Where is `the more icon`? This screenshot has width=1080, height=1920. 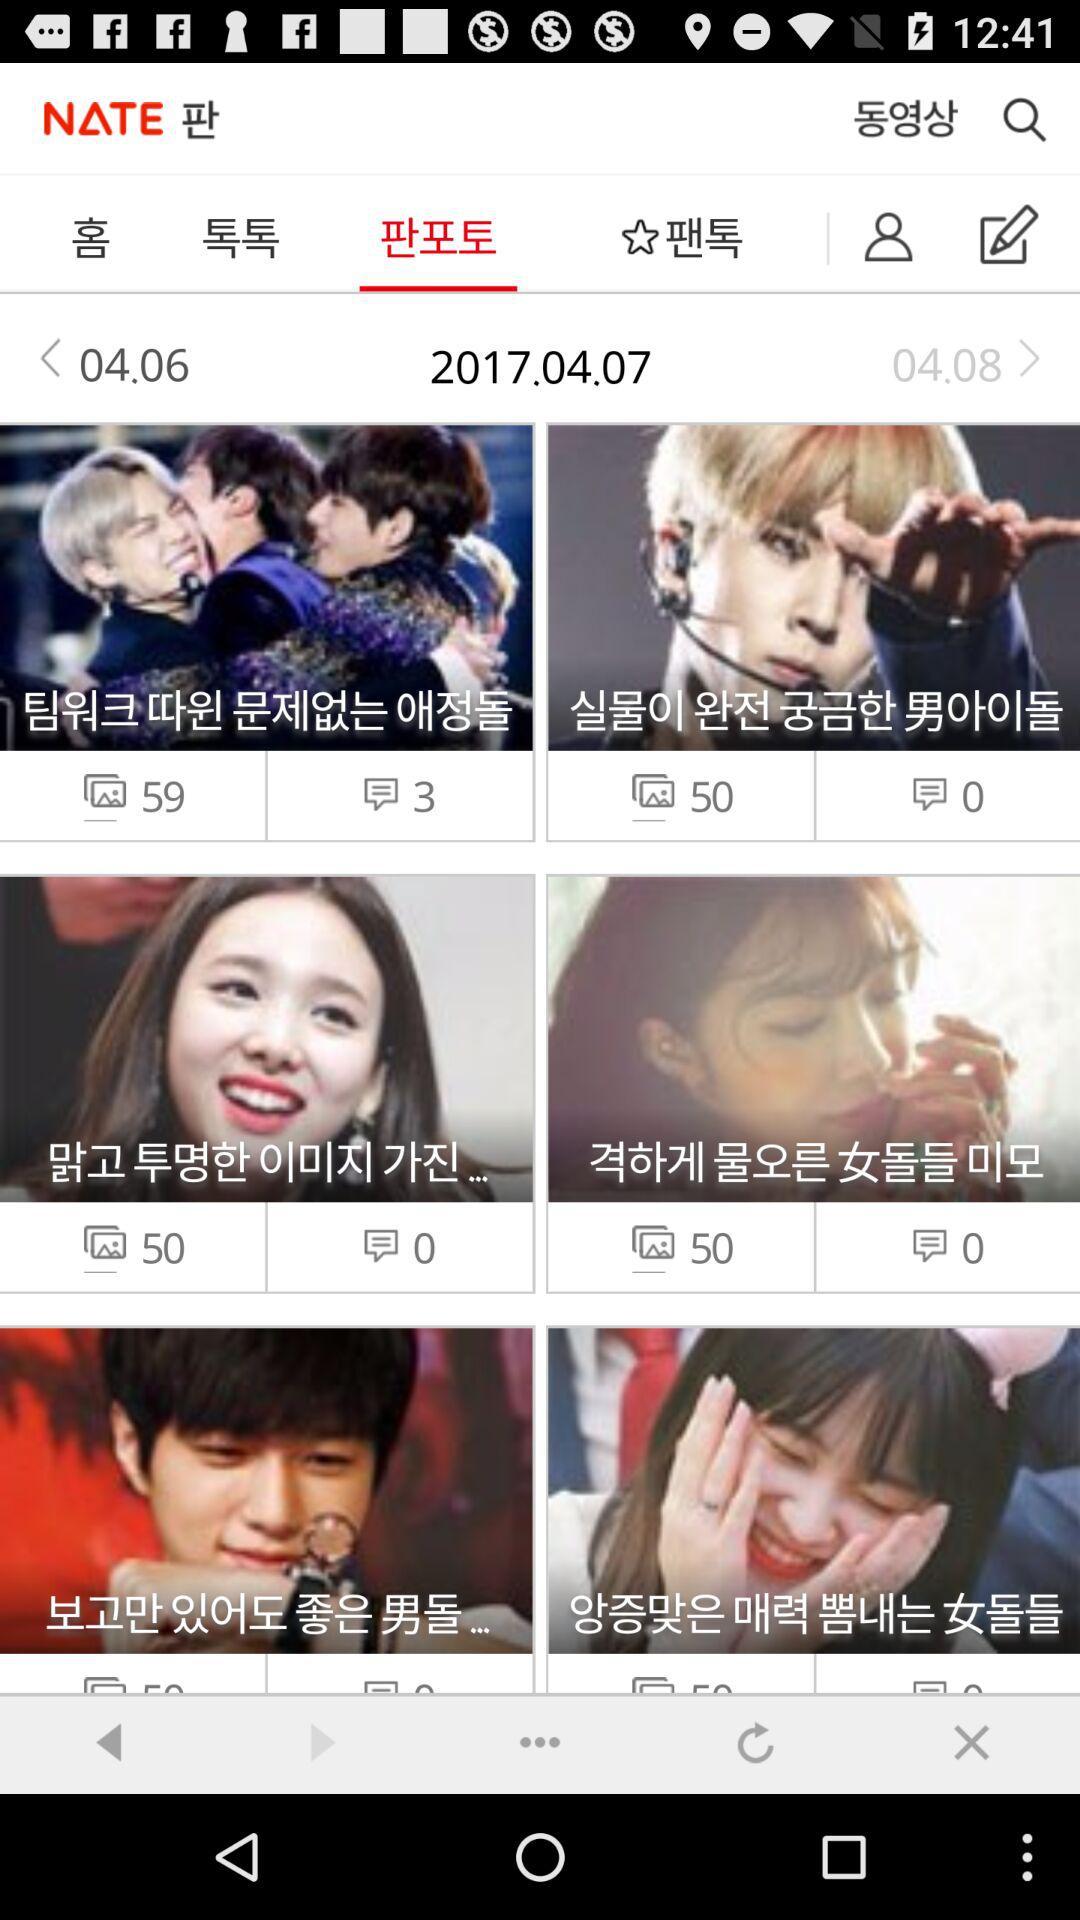 the more icon is located at coordinates (540, 1863).